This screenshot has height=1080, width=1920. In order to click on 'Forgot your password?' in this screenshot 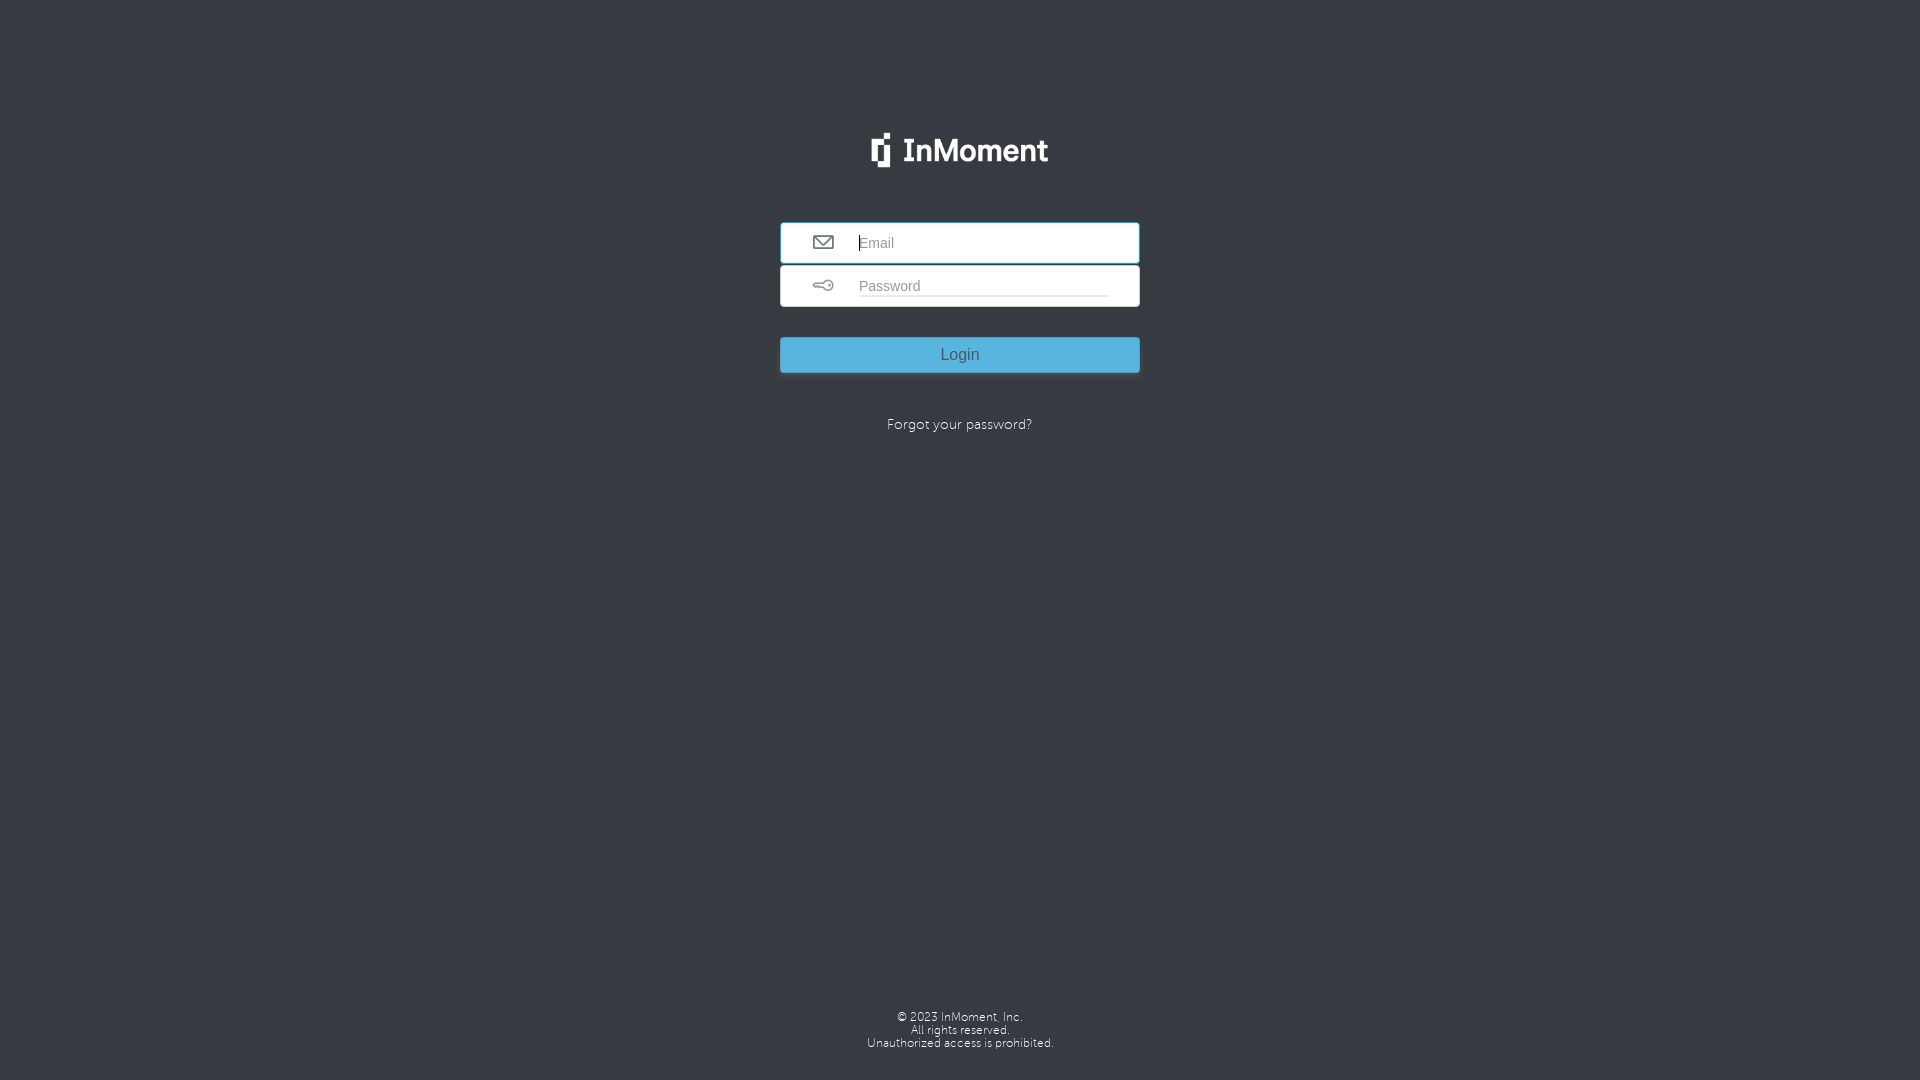, I will do `click(960, 423)`.